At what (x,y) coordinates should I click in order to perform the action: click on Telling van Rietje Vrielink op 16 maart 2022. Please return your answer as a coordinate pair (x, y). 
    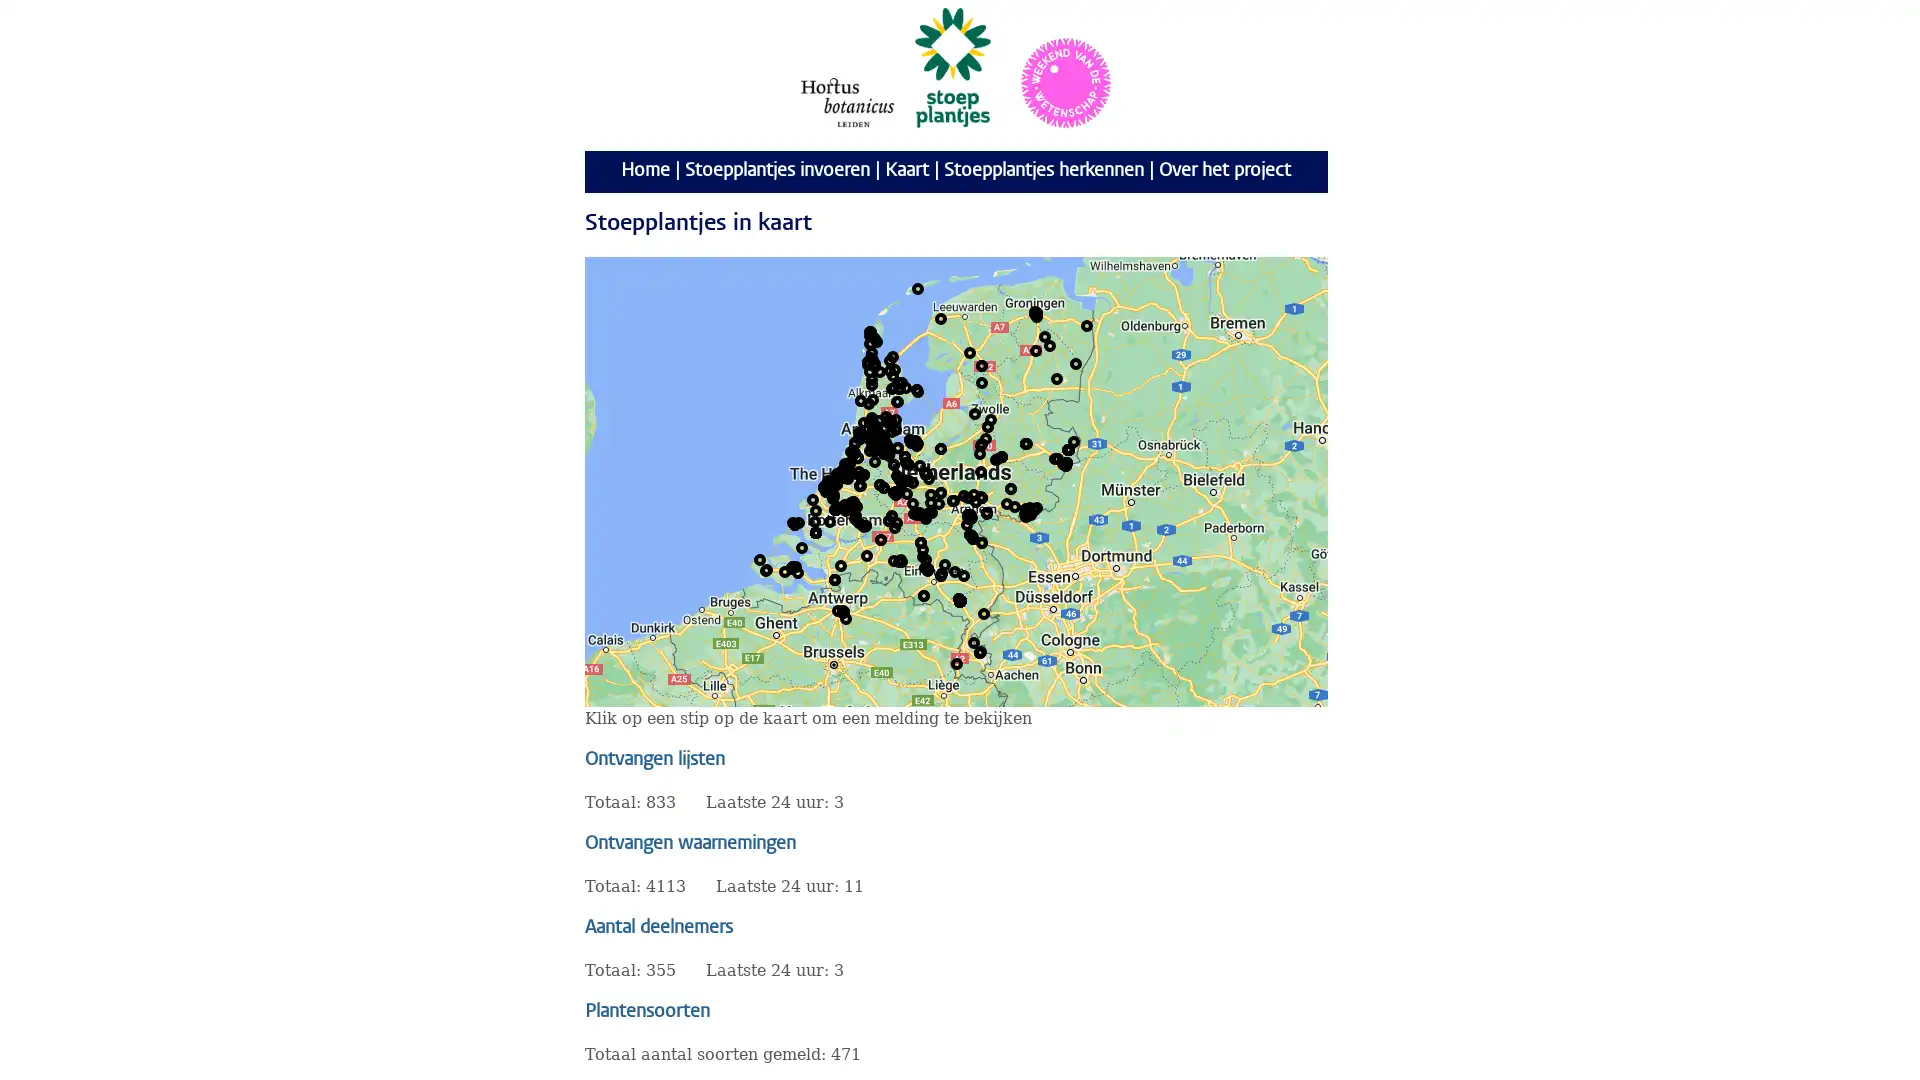
    Looking at the image, I should click on (860, 485).